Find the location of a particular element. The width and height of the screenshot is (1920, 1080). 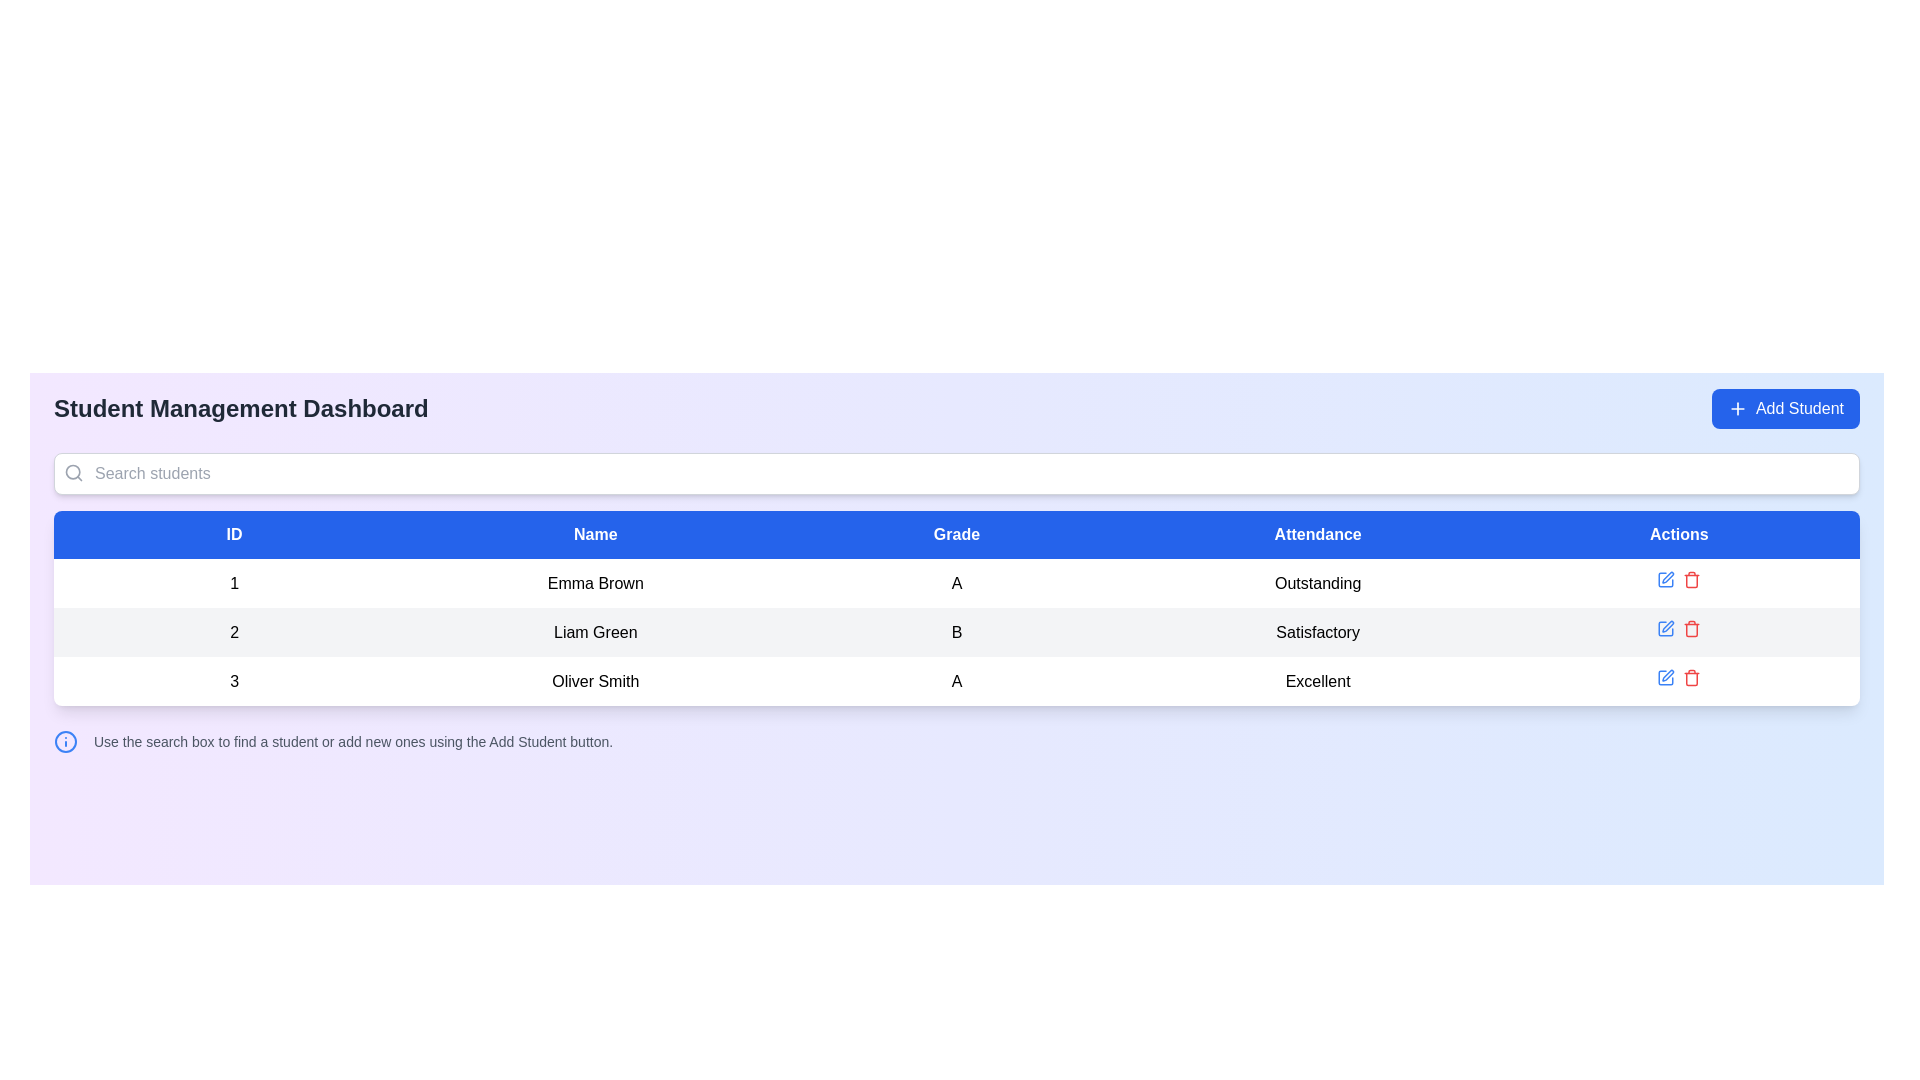

SVG graphical circle component, which is a blue circle with a 10-pixel radius located at the lower left part of the interface, directly left of a descriptive text box, using developer tools is located at coordinates (66, 741).